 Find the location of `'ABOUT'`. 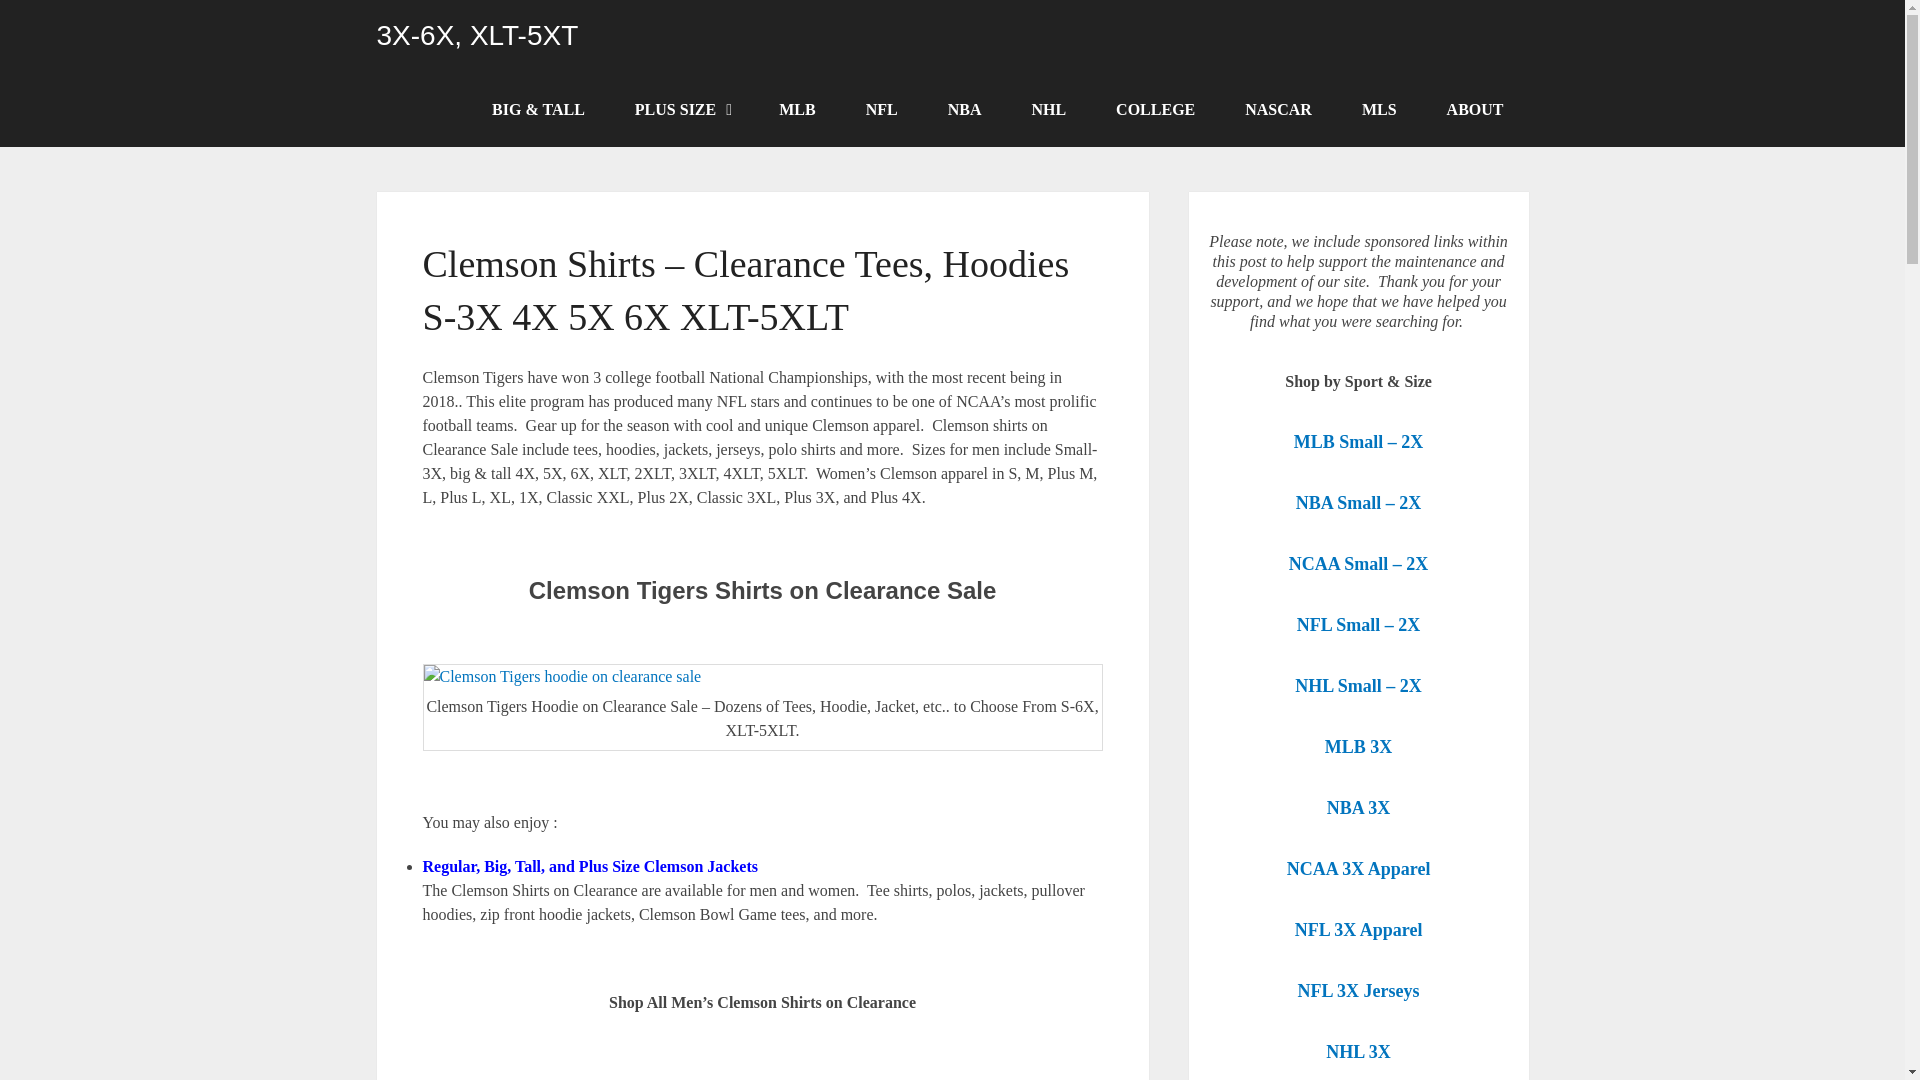

'ABOUT' is located at coordinates (1475, 110).